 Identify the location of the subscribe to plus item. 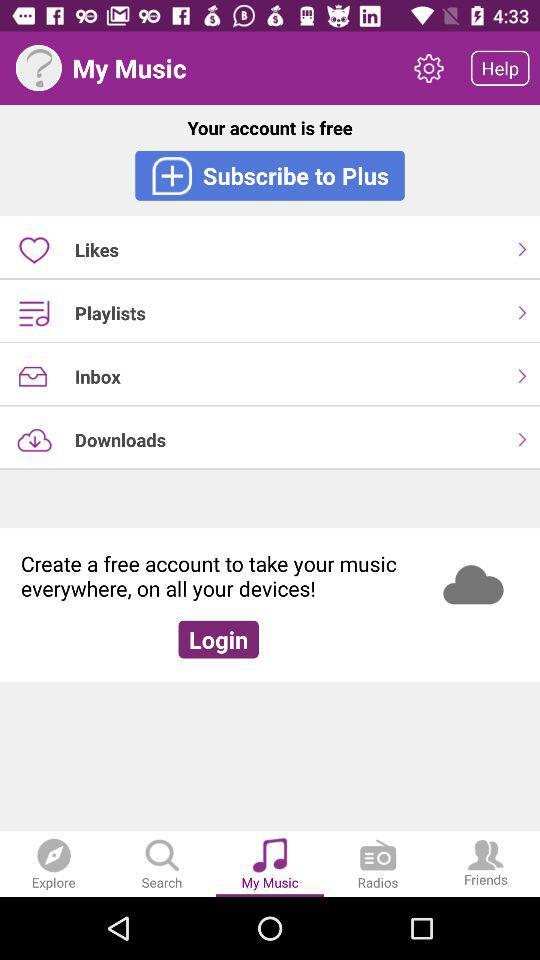
(270, 174).